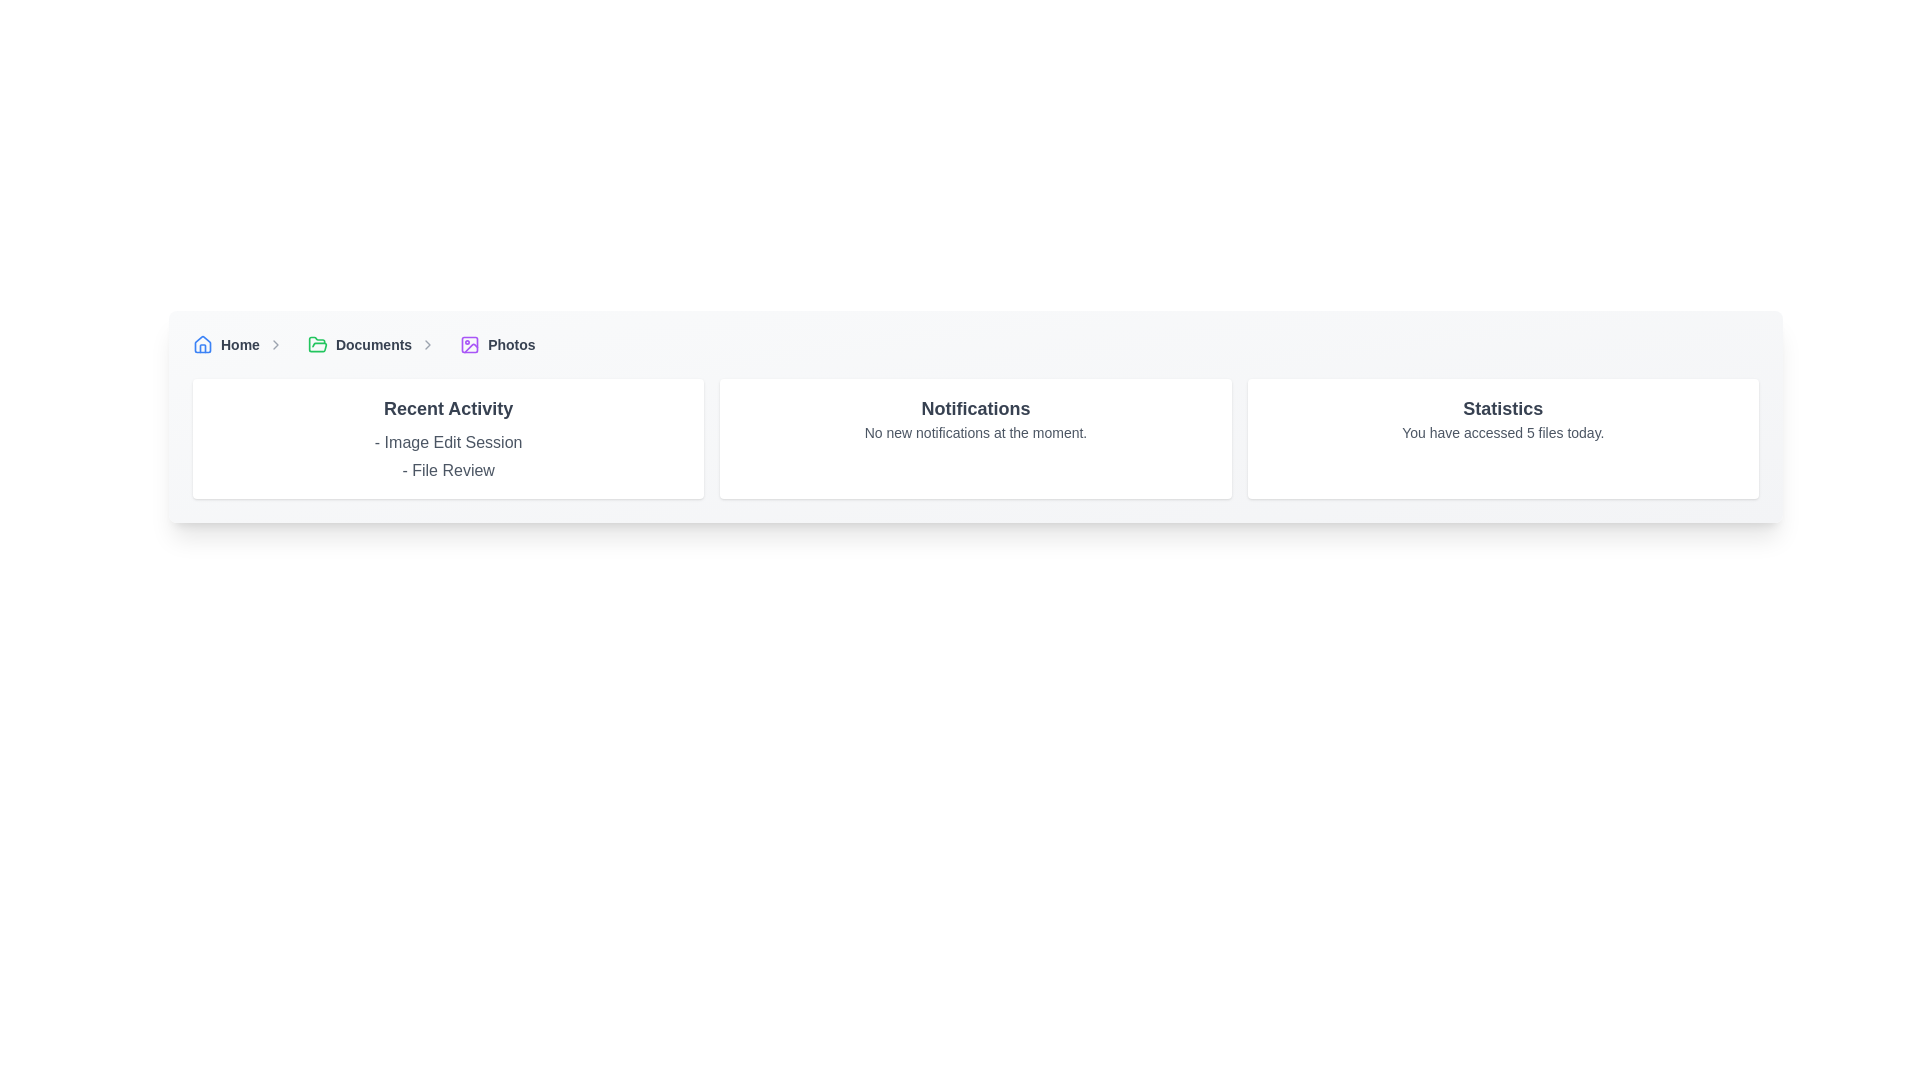  Describe the element at coordinates (316, 343) in the screenshot. I see `the green-colored open folder icon located` at that location.